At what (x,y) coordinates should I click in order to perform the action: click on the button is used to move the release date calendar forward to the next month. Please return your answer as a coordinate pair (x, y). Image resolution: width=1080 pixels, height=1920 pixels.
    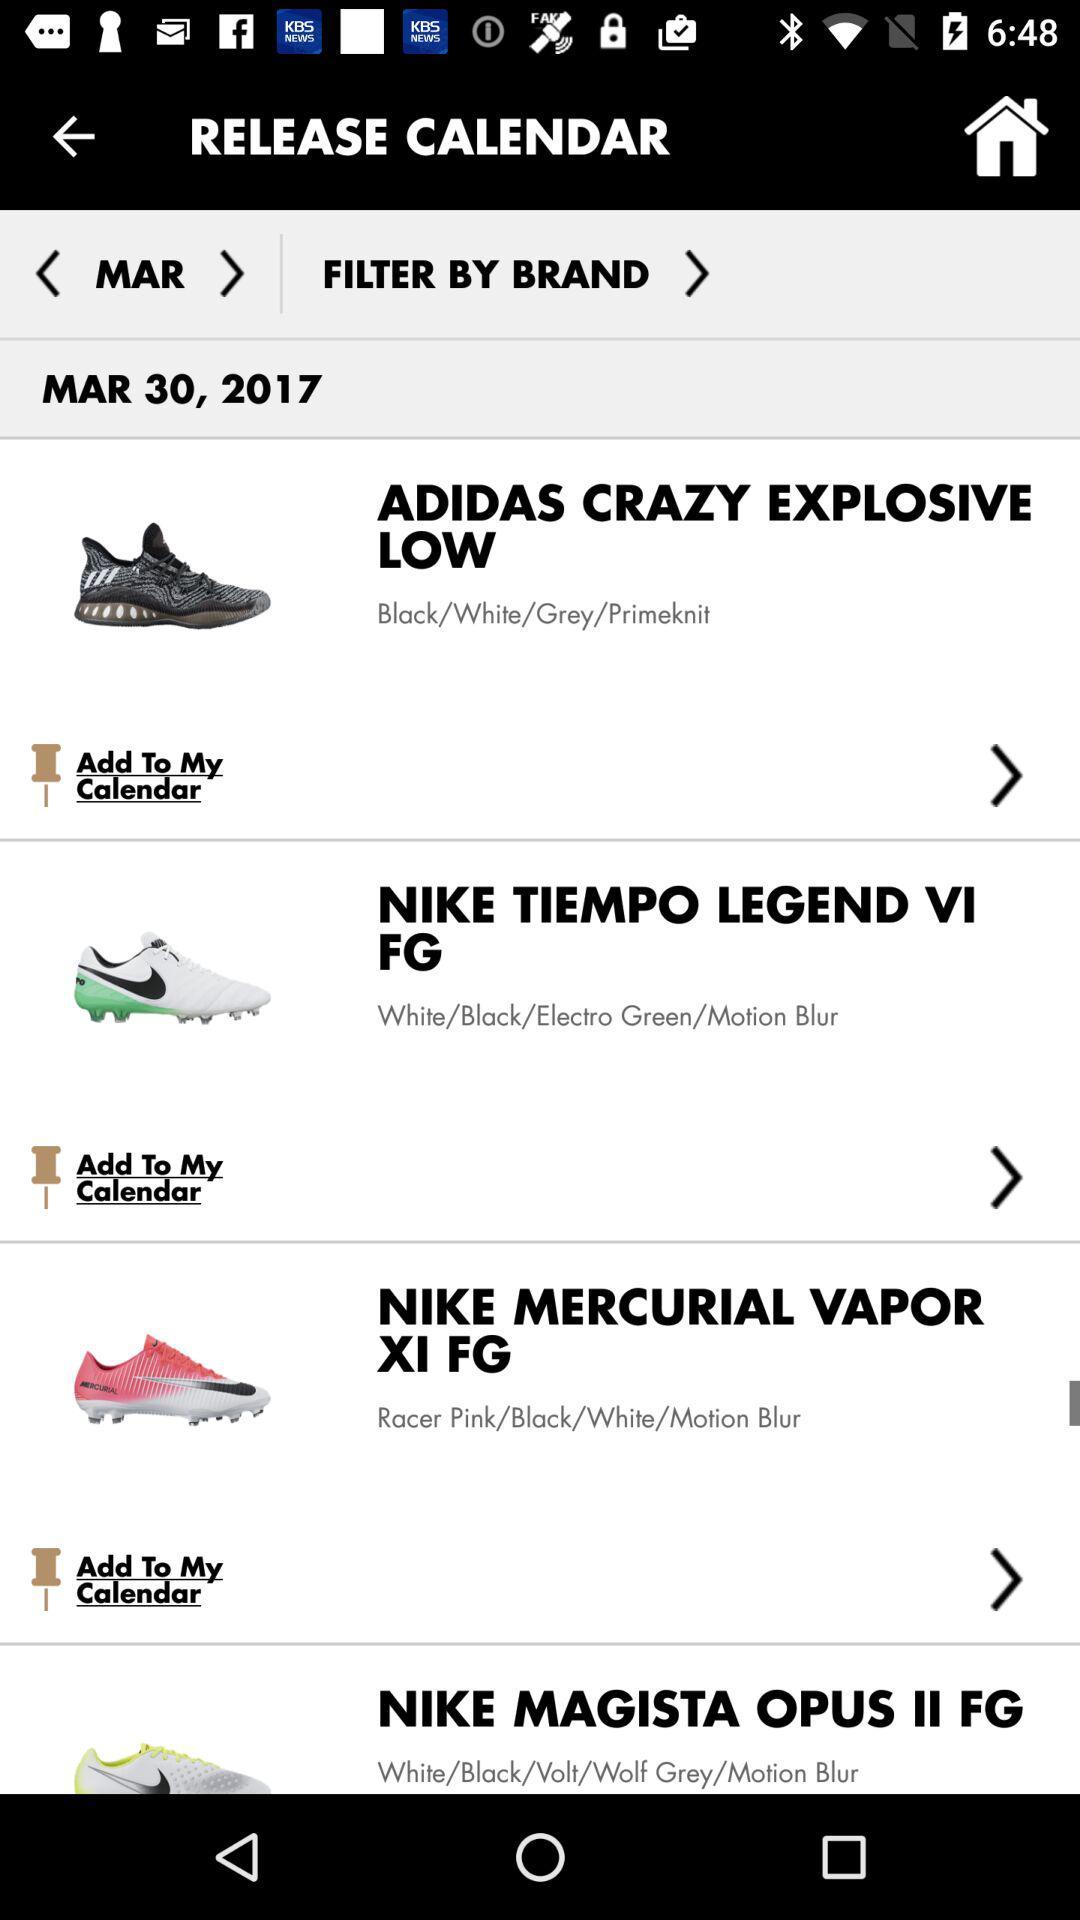
    Looking at the image, I should click on (231, 272).